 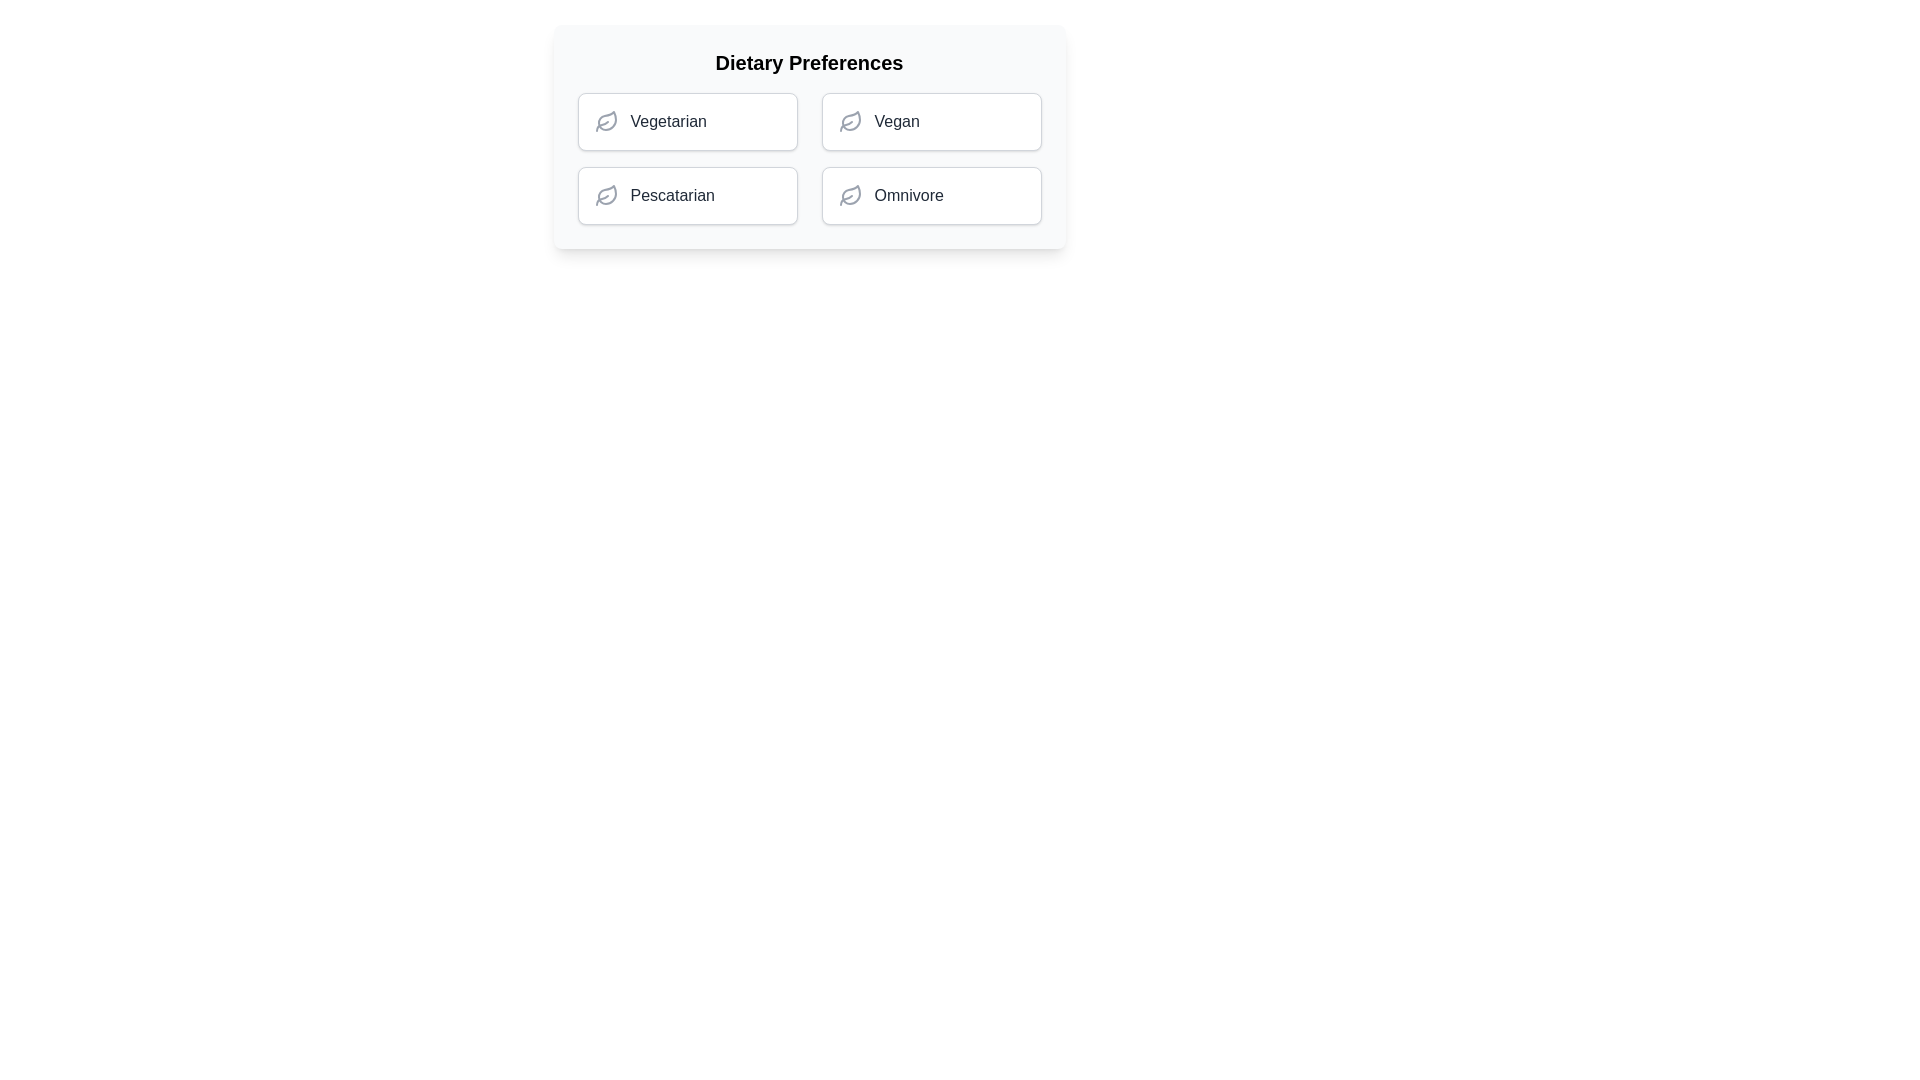 What do you see at coordinates (850, 122) in the screenshot?
I see `the Vegan dietary preference icon located in the top-right button of a 2x2 grid within the 'Dietary Preferences' section, immediately left of the text 'Vegan'` at bounding box center [850, 122].